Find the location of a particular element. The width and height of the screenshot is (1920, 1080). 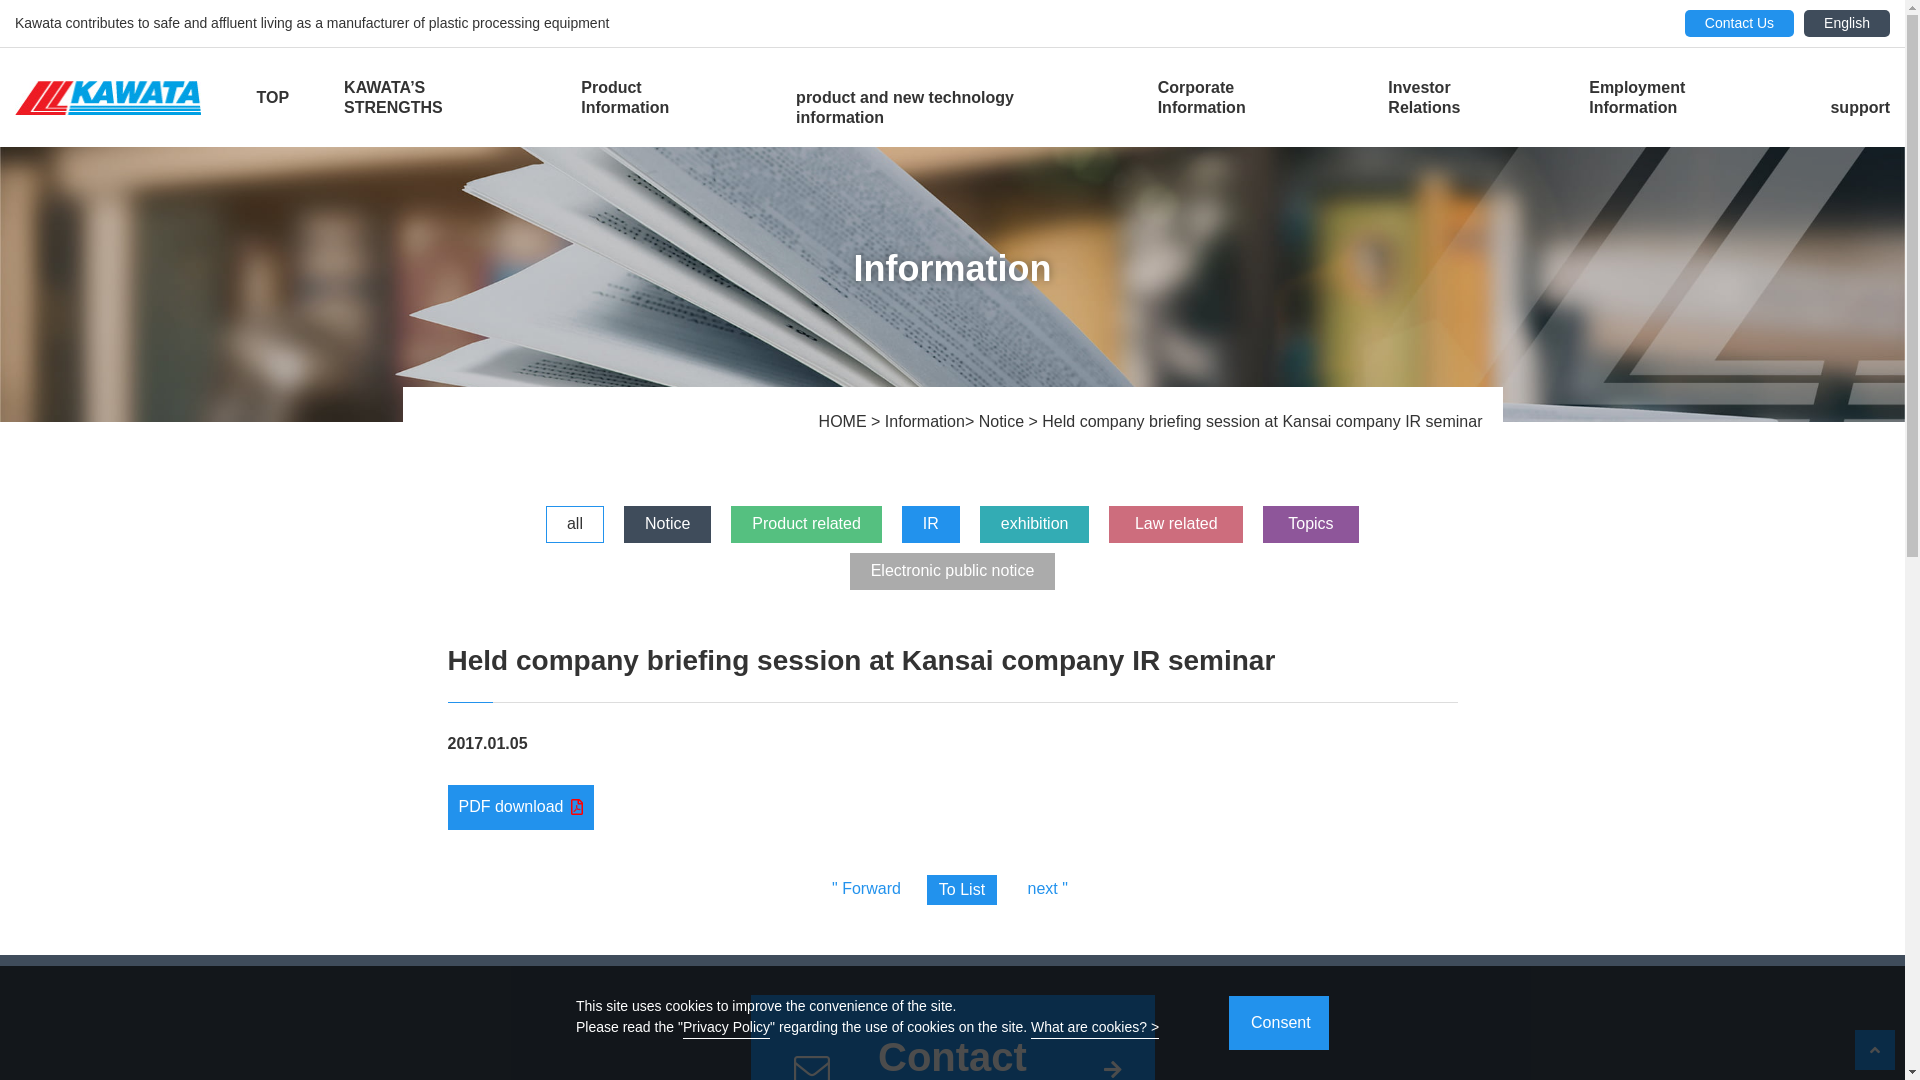

'Product related' is located at coordinates (806, 523).